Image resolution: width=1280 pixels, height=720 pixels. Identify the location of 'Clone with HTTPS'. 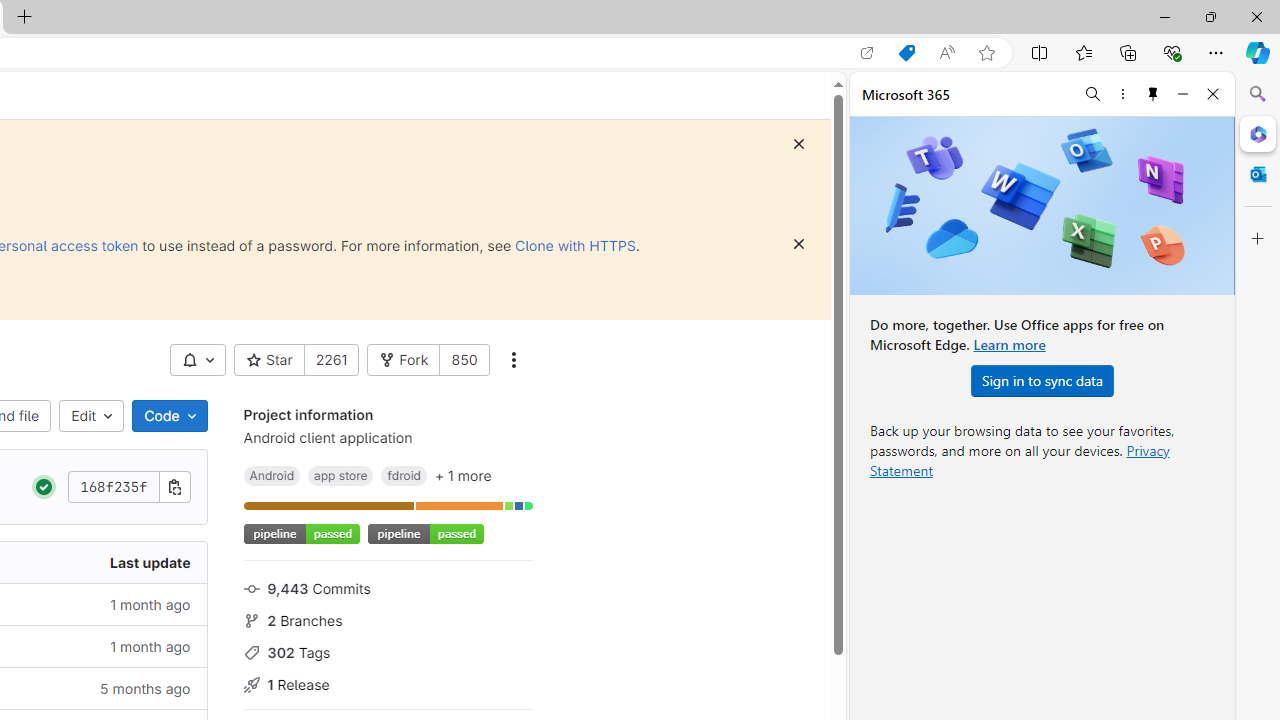
(574, 244).